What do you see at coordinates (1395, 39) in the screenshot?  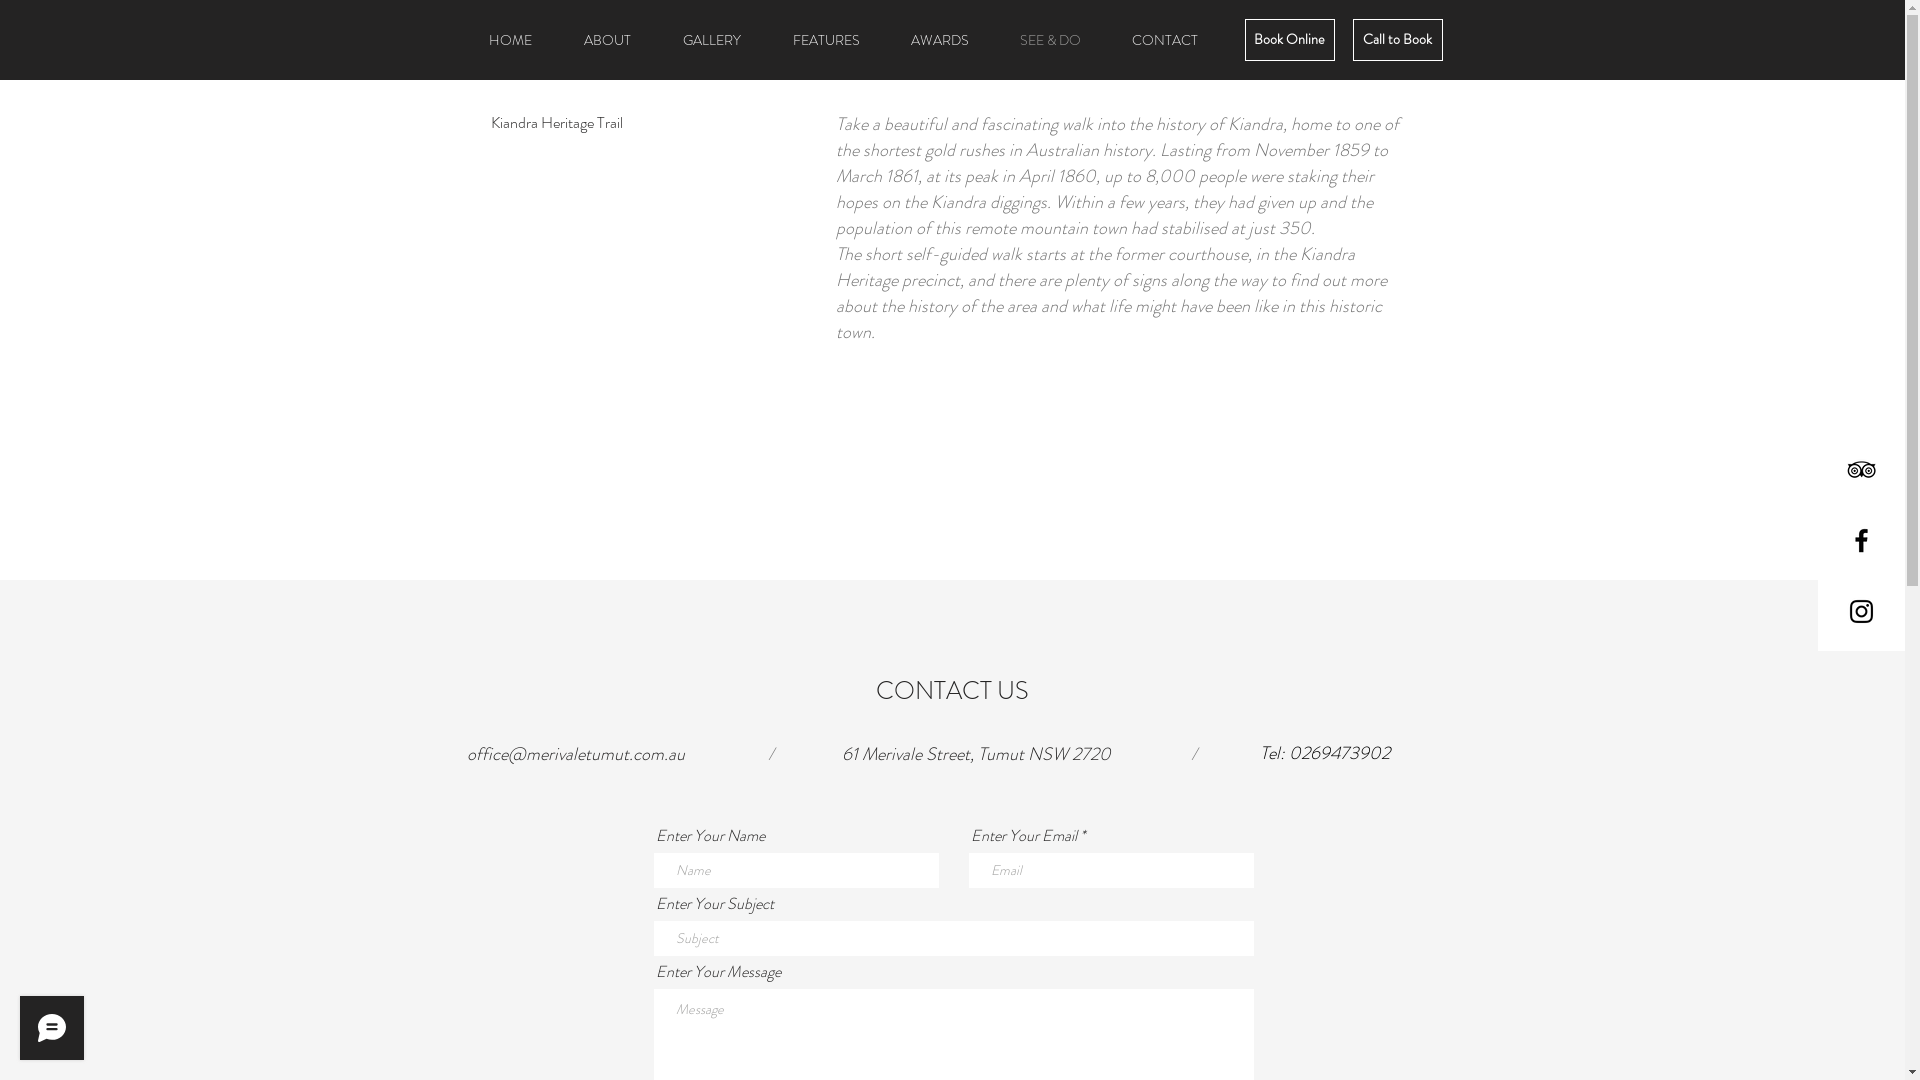 I see `'Call to Book'` at bounding box center [1395, 39].